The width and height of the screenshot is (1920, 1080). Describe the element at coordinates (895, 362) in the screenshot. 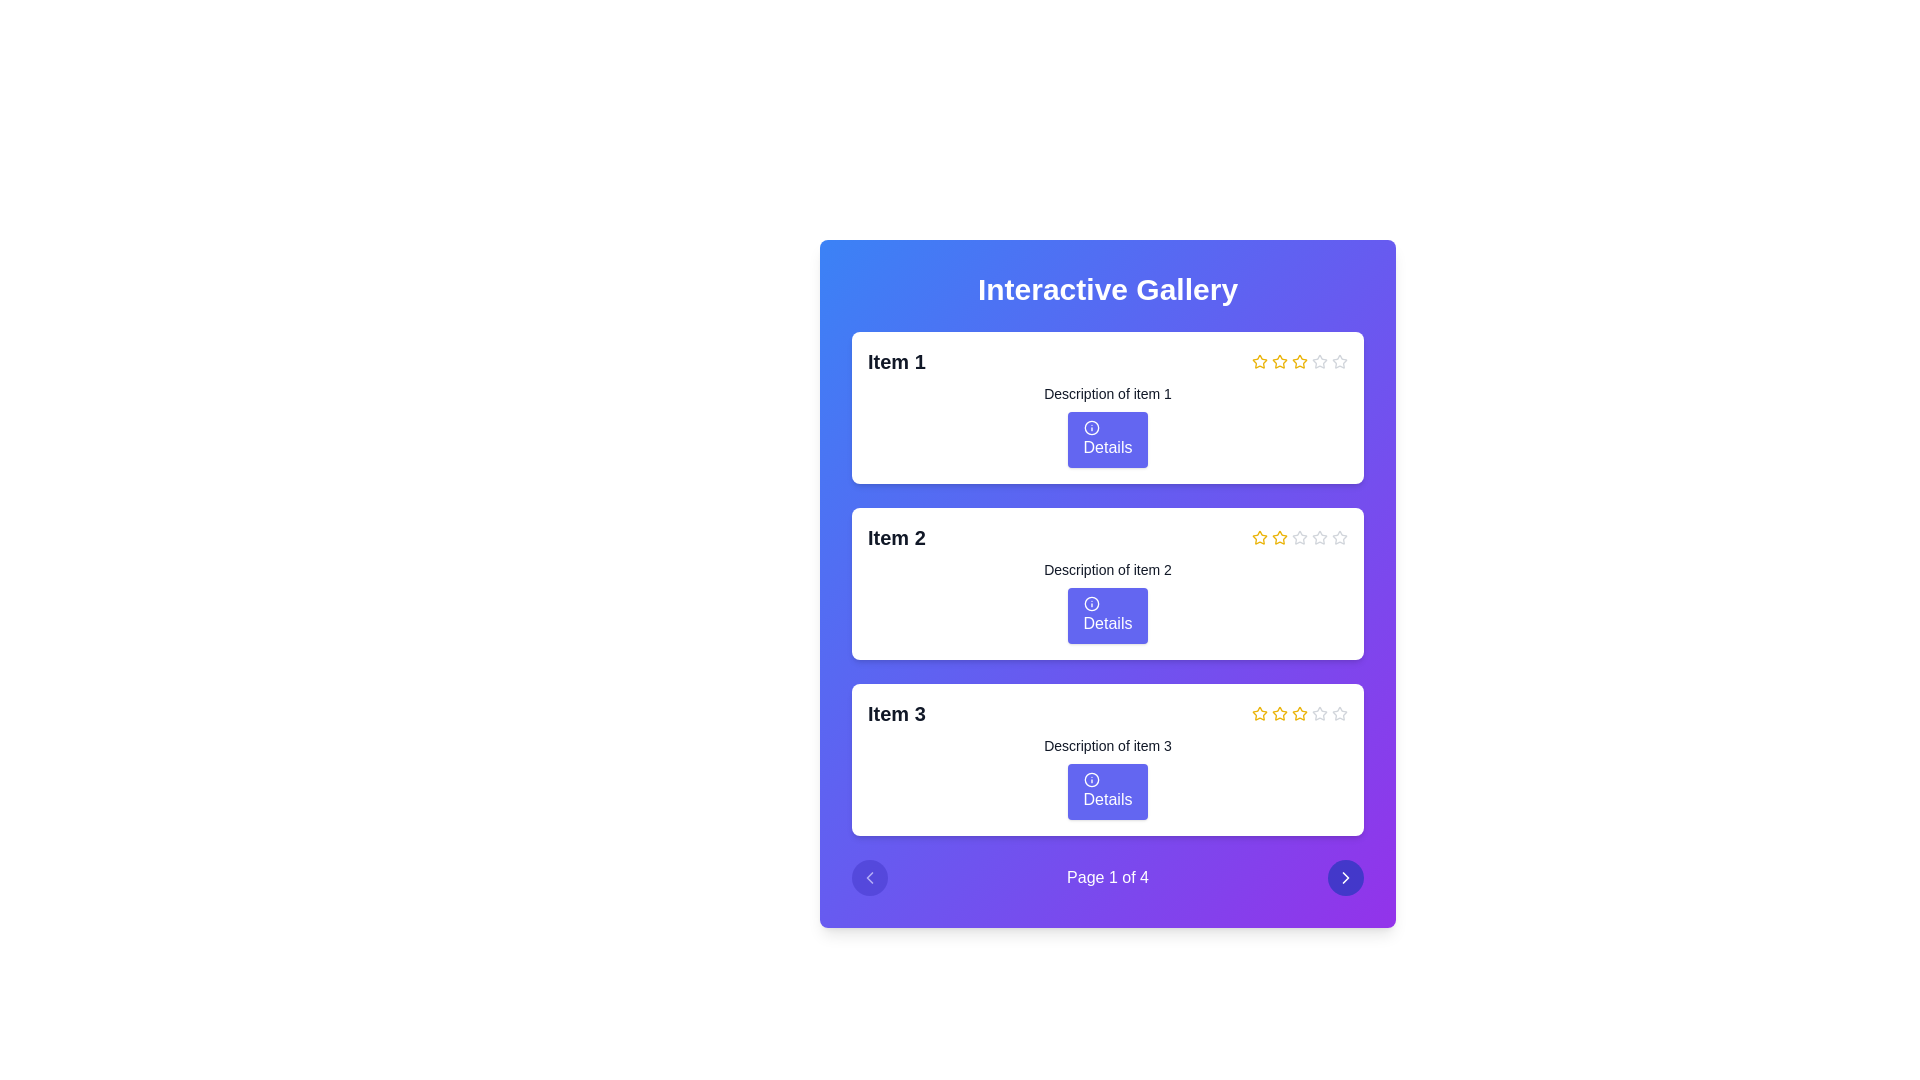

I see `the Text label located at the upper-left corner of the card-like structure, which serves as the title of the section` at that location.